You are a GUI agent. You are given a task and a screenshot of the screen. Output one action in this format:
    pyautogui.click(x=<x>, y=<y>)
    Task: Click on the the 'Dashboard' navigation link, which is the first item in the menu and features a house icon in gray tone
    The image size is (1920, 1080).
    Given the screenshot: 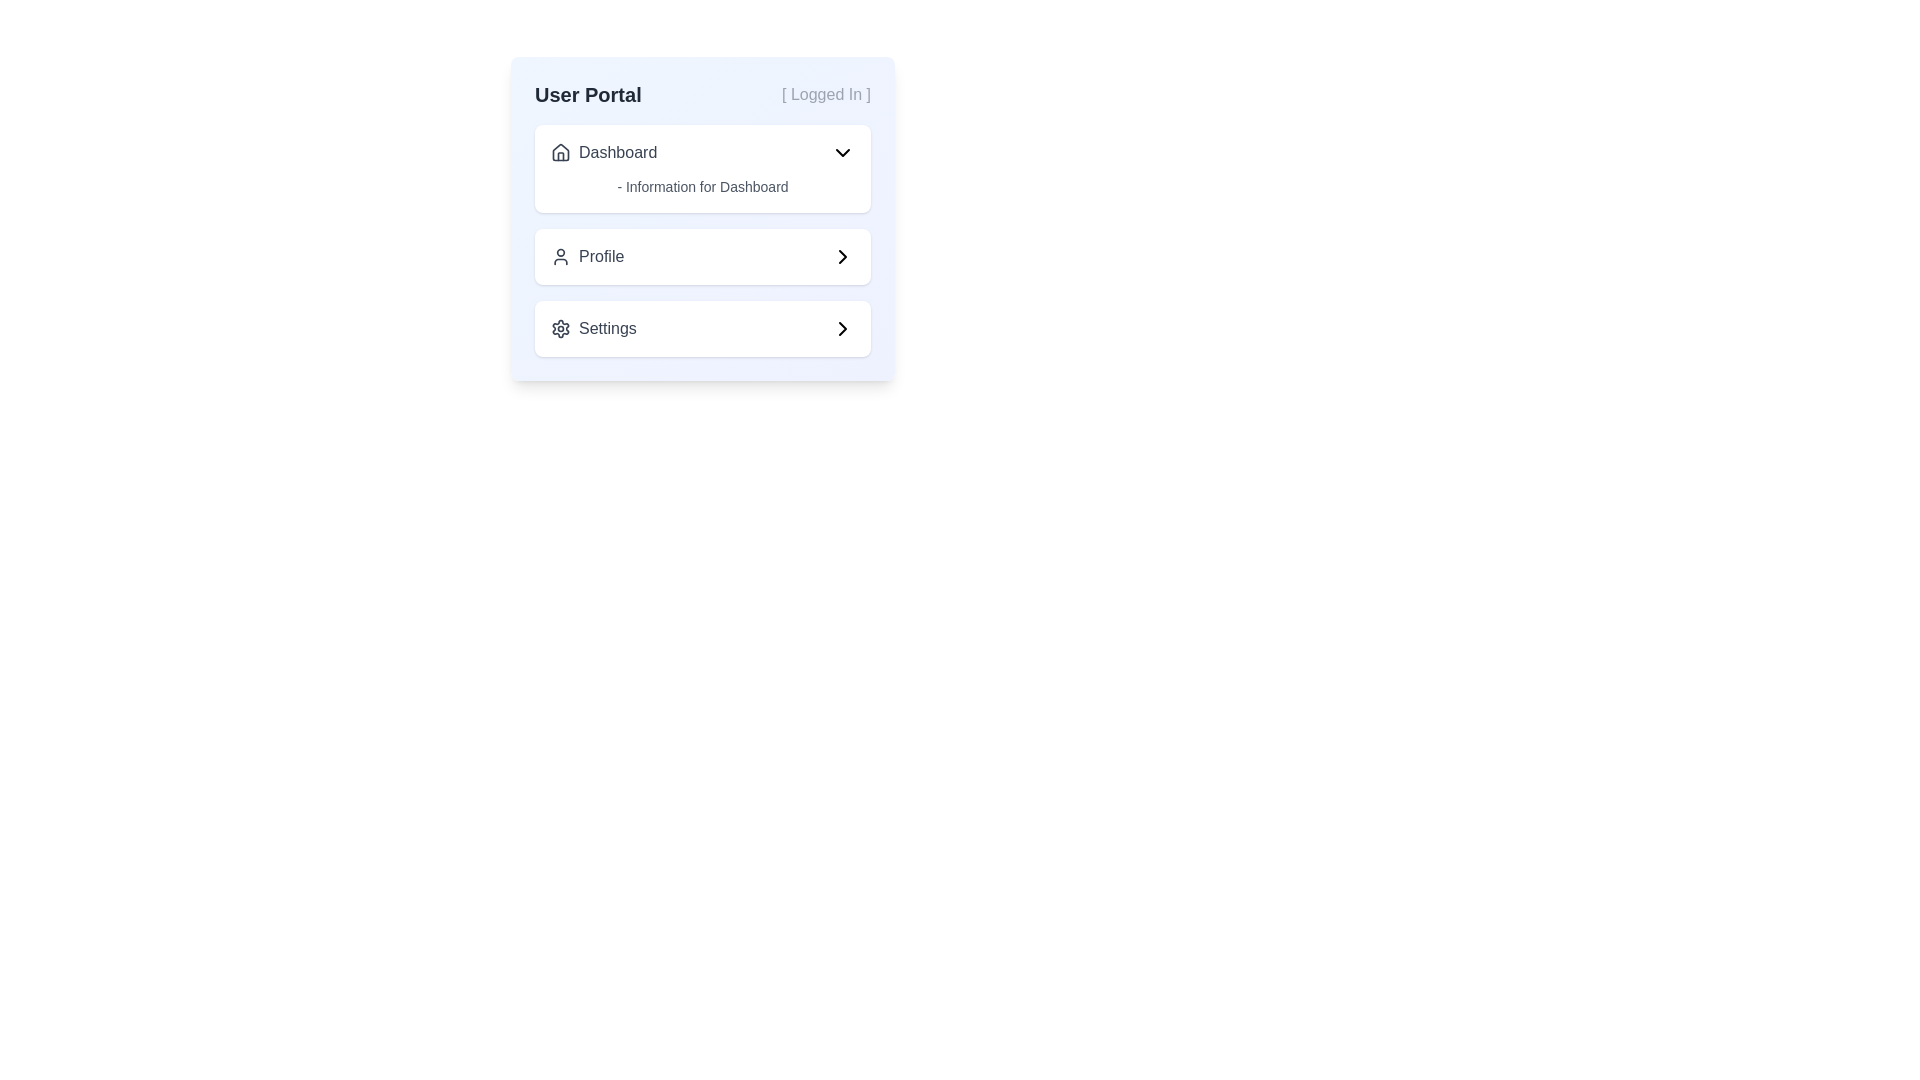 What is the action you would take?
    pyautogui.click(x=603, y=152)
    